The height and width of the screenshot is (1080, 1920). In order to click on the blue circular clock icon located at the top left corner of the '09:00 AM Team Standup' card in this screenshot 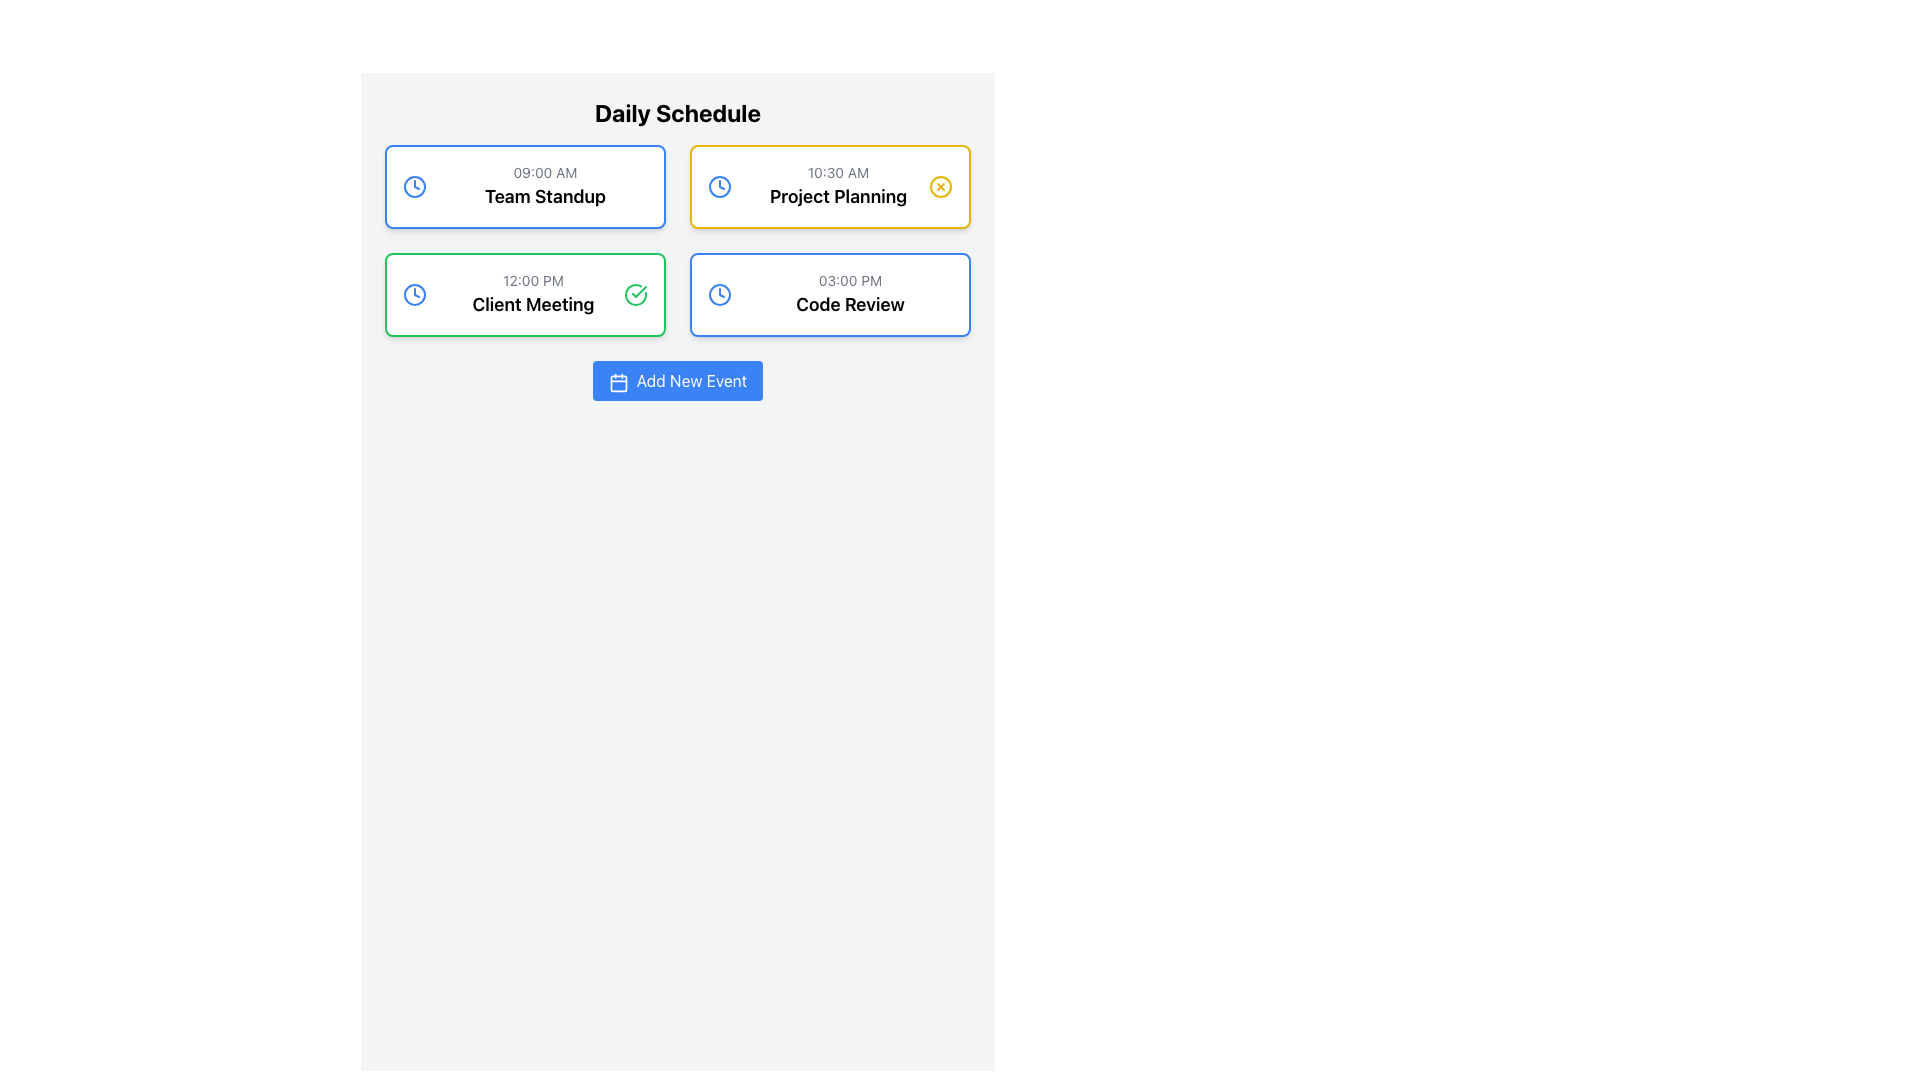, I will do `click(413, 186)`.